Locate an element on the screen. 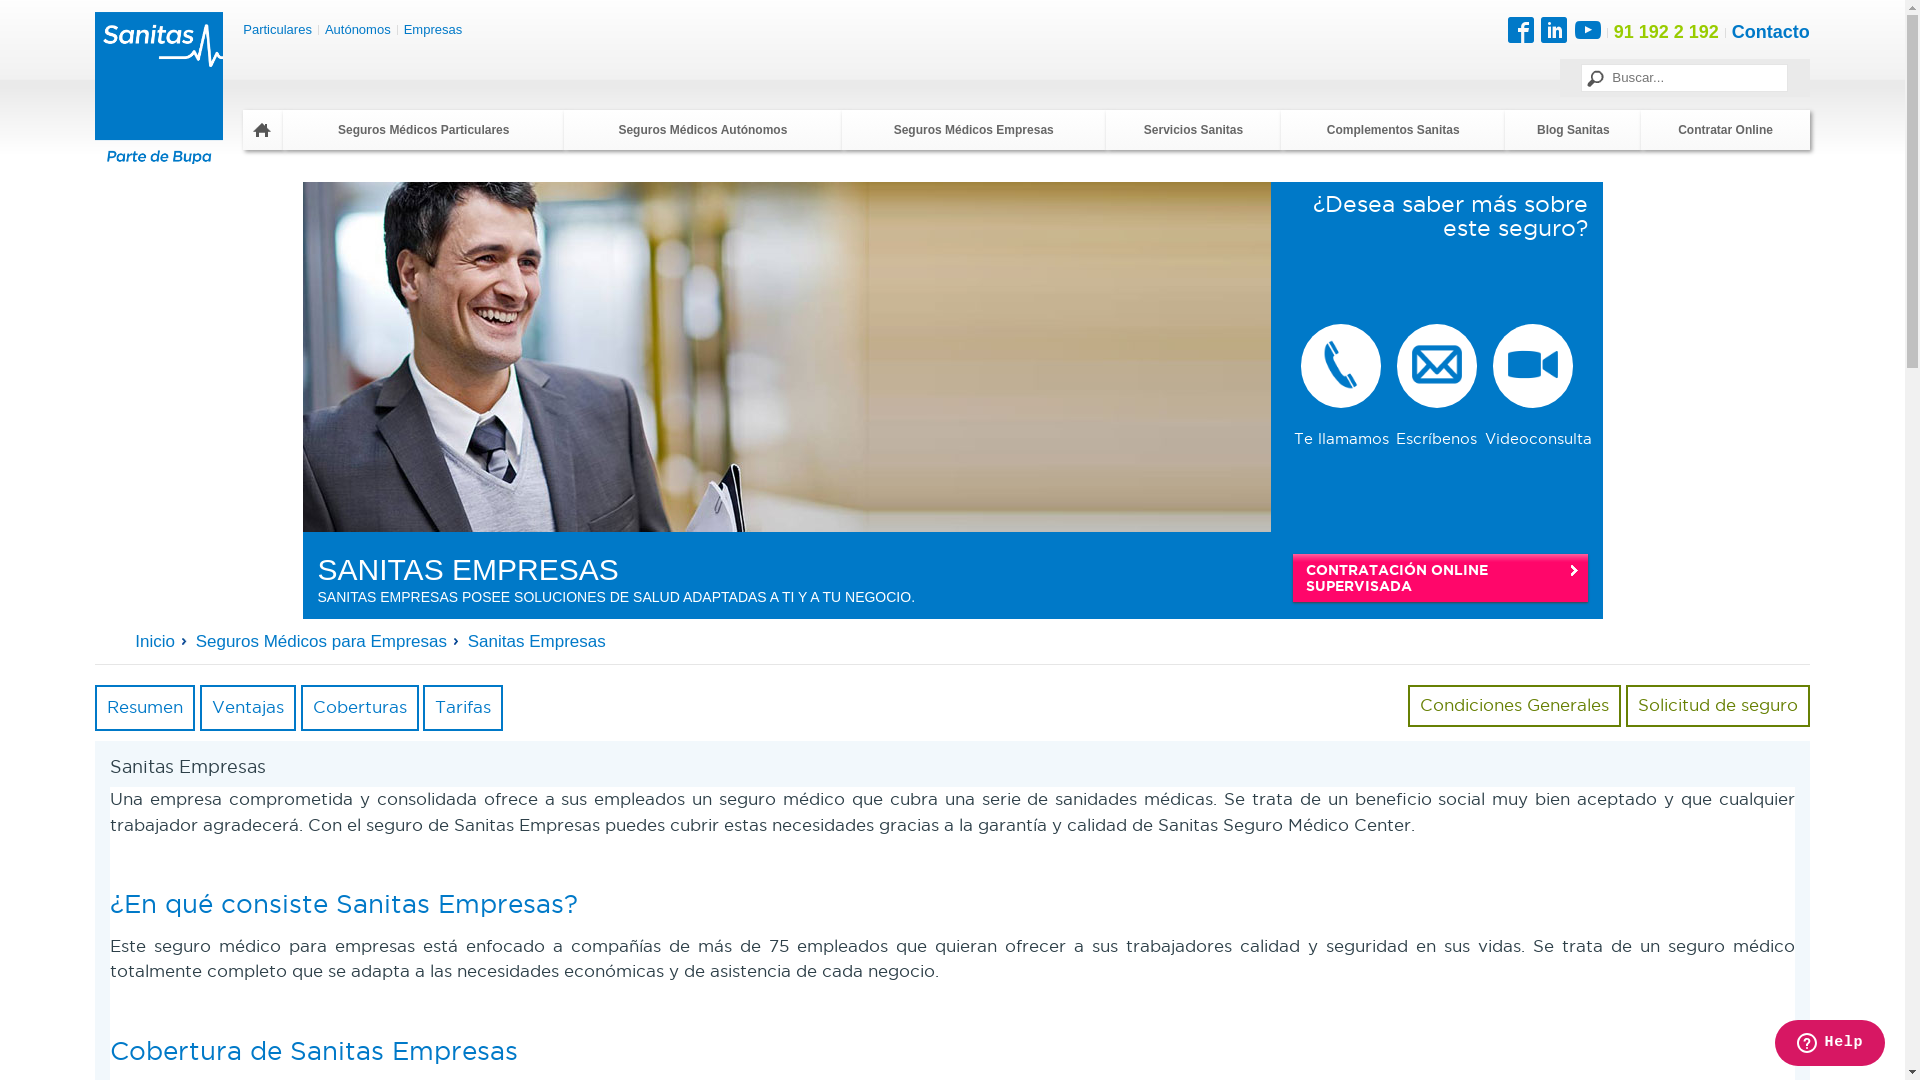 Image resolution: width=1920 pixels, height=1080 pixels. 'Contacto' is located at coordinates (1771, 33).